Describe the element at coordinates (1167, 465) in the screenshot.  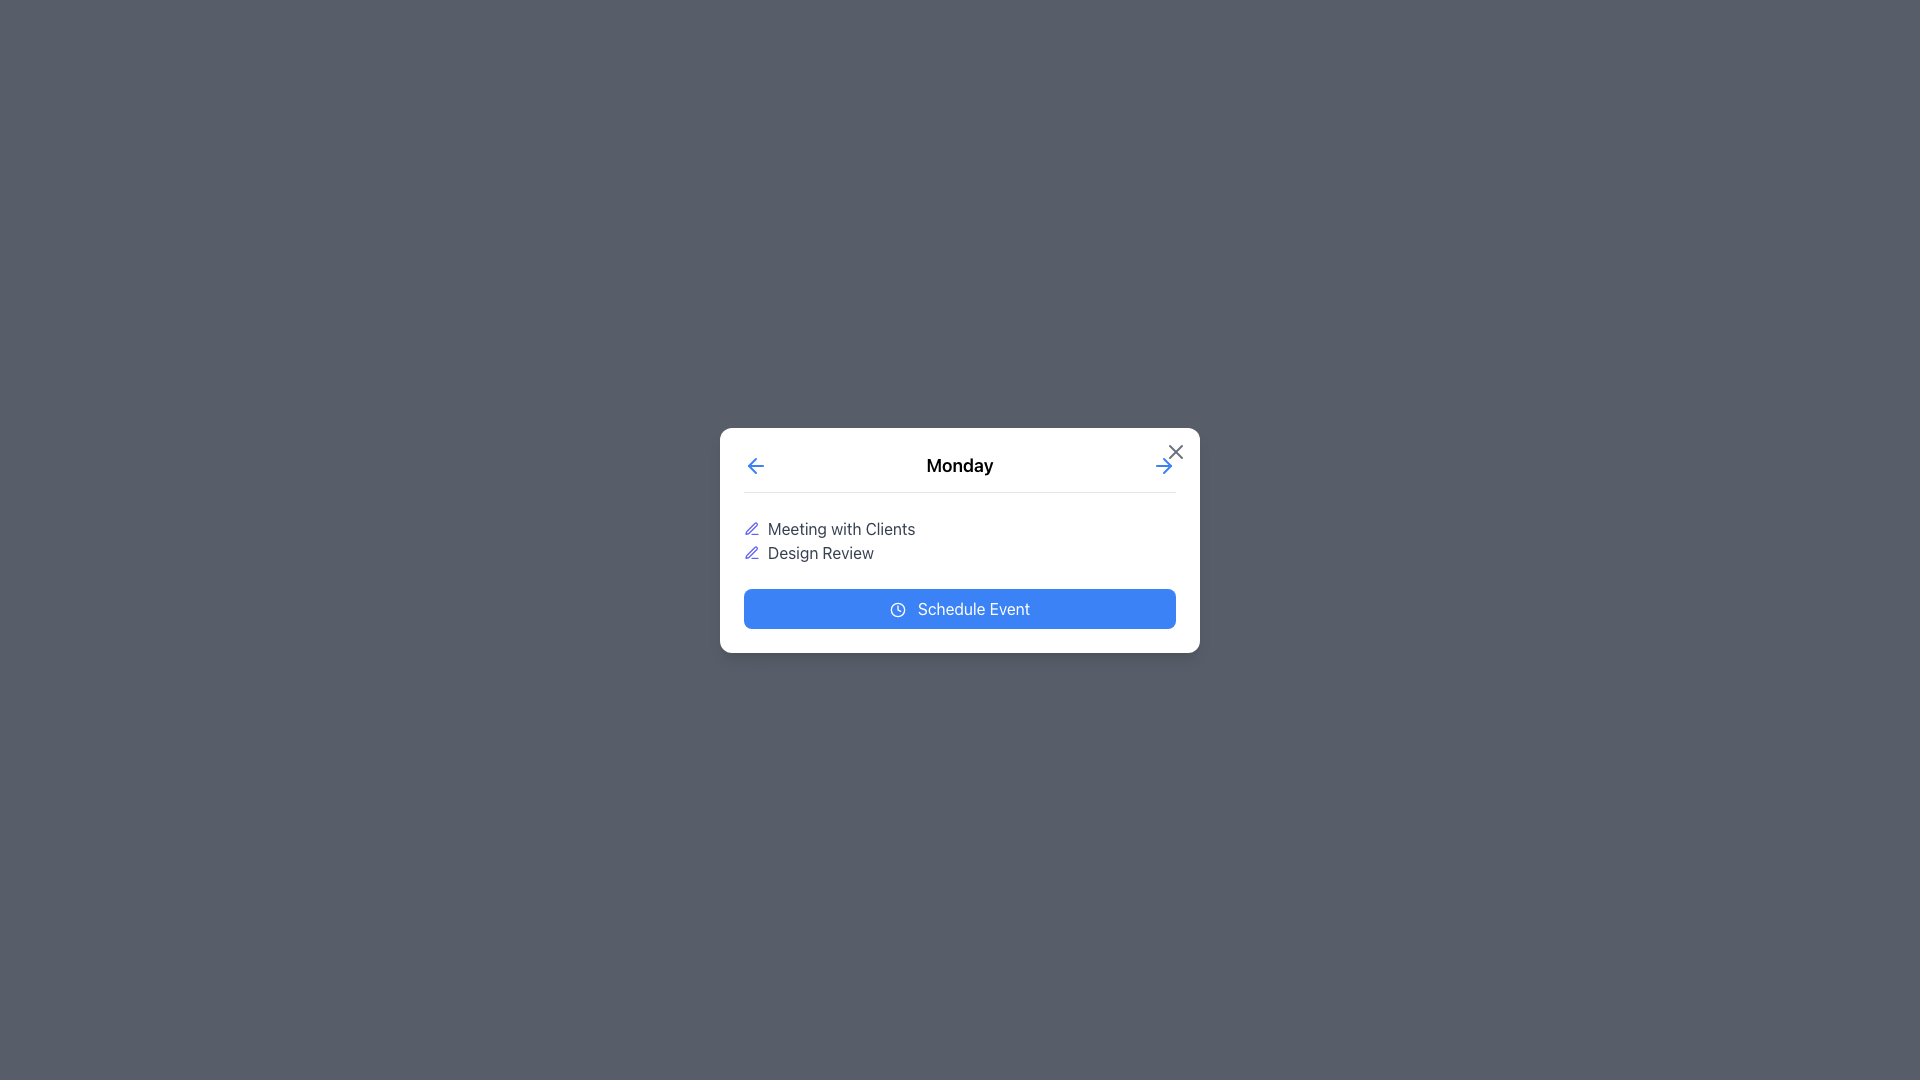
I see `the right arrow icon in the top-right corner of the modal dialog` at that location.